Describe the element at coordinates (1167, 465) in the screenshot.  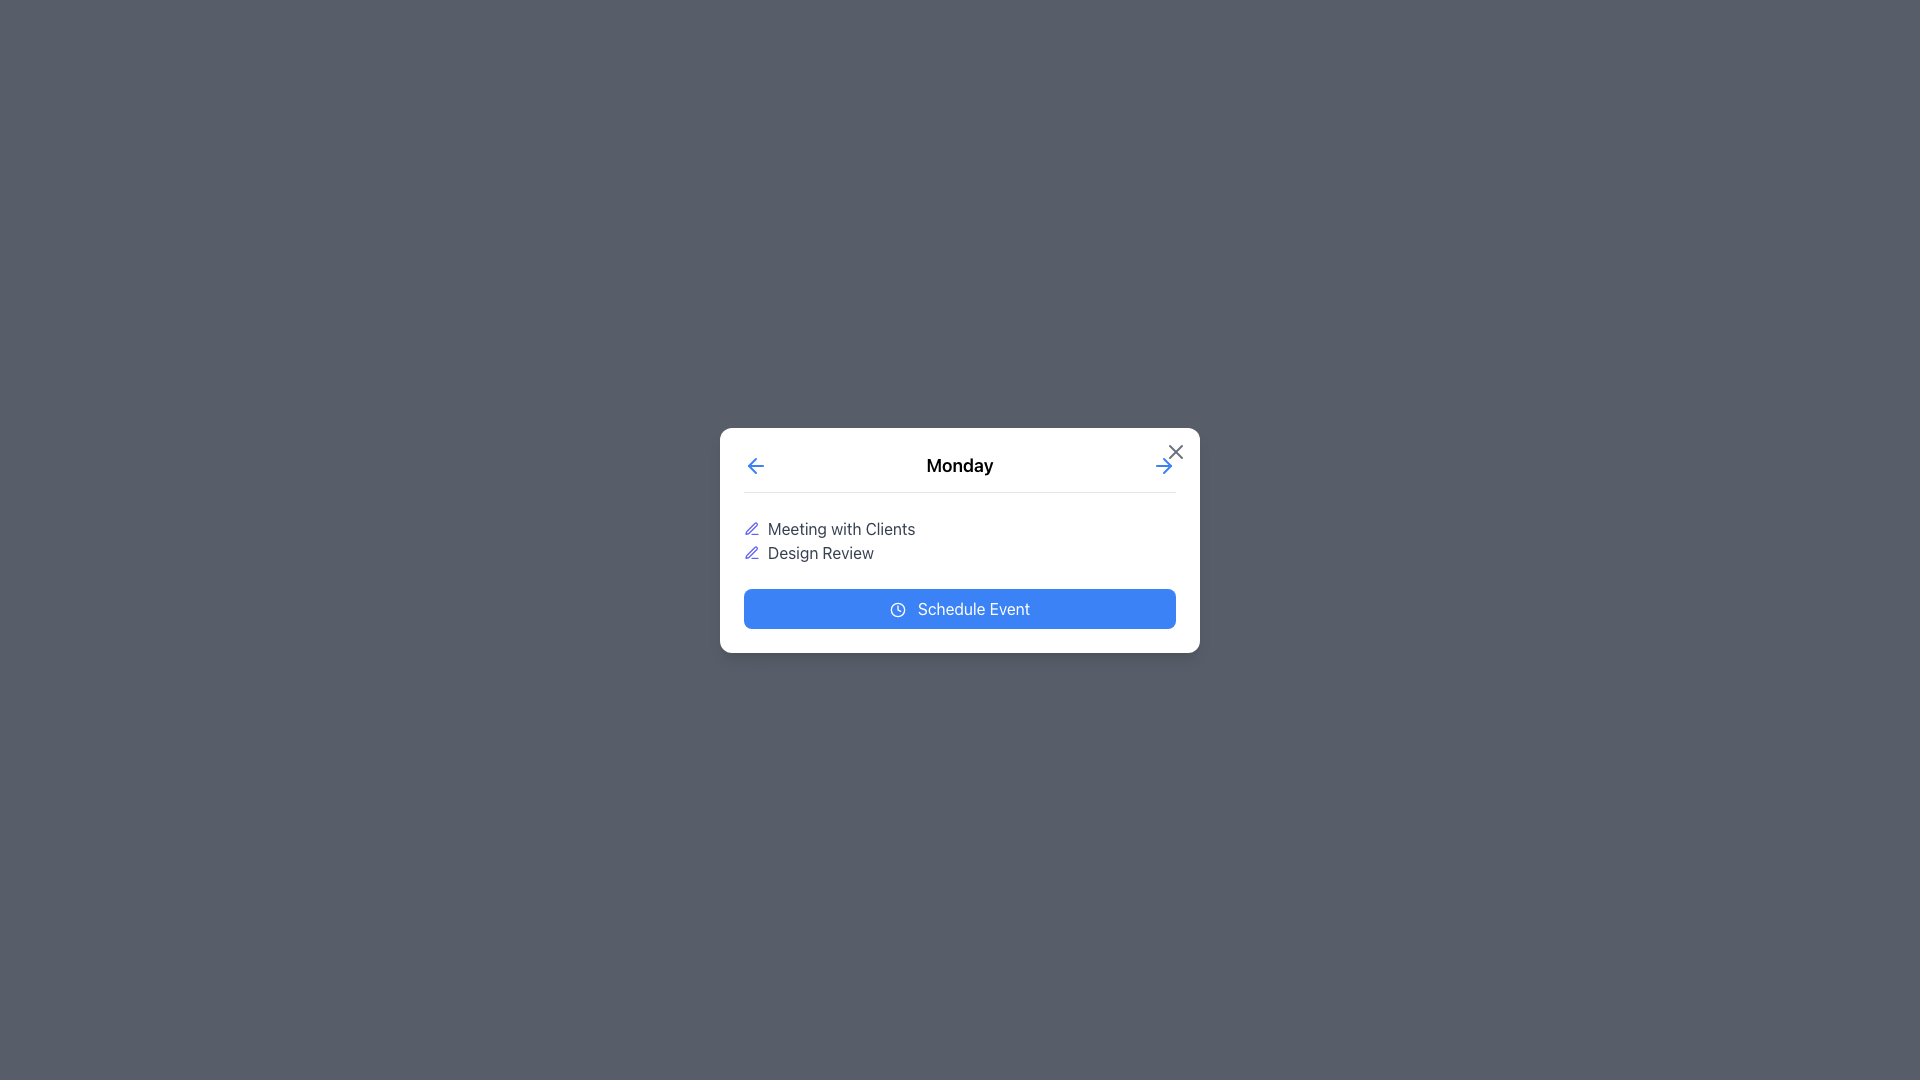
I see `the right arrow icon in the top-right corner of the modal dialog` at that location.